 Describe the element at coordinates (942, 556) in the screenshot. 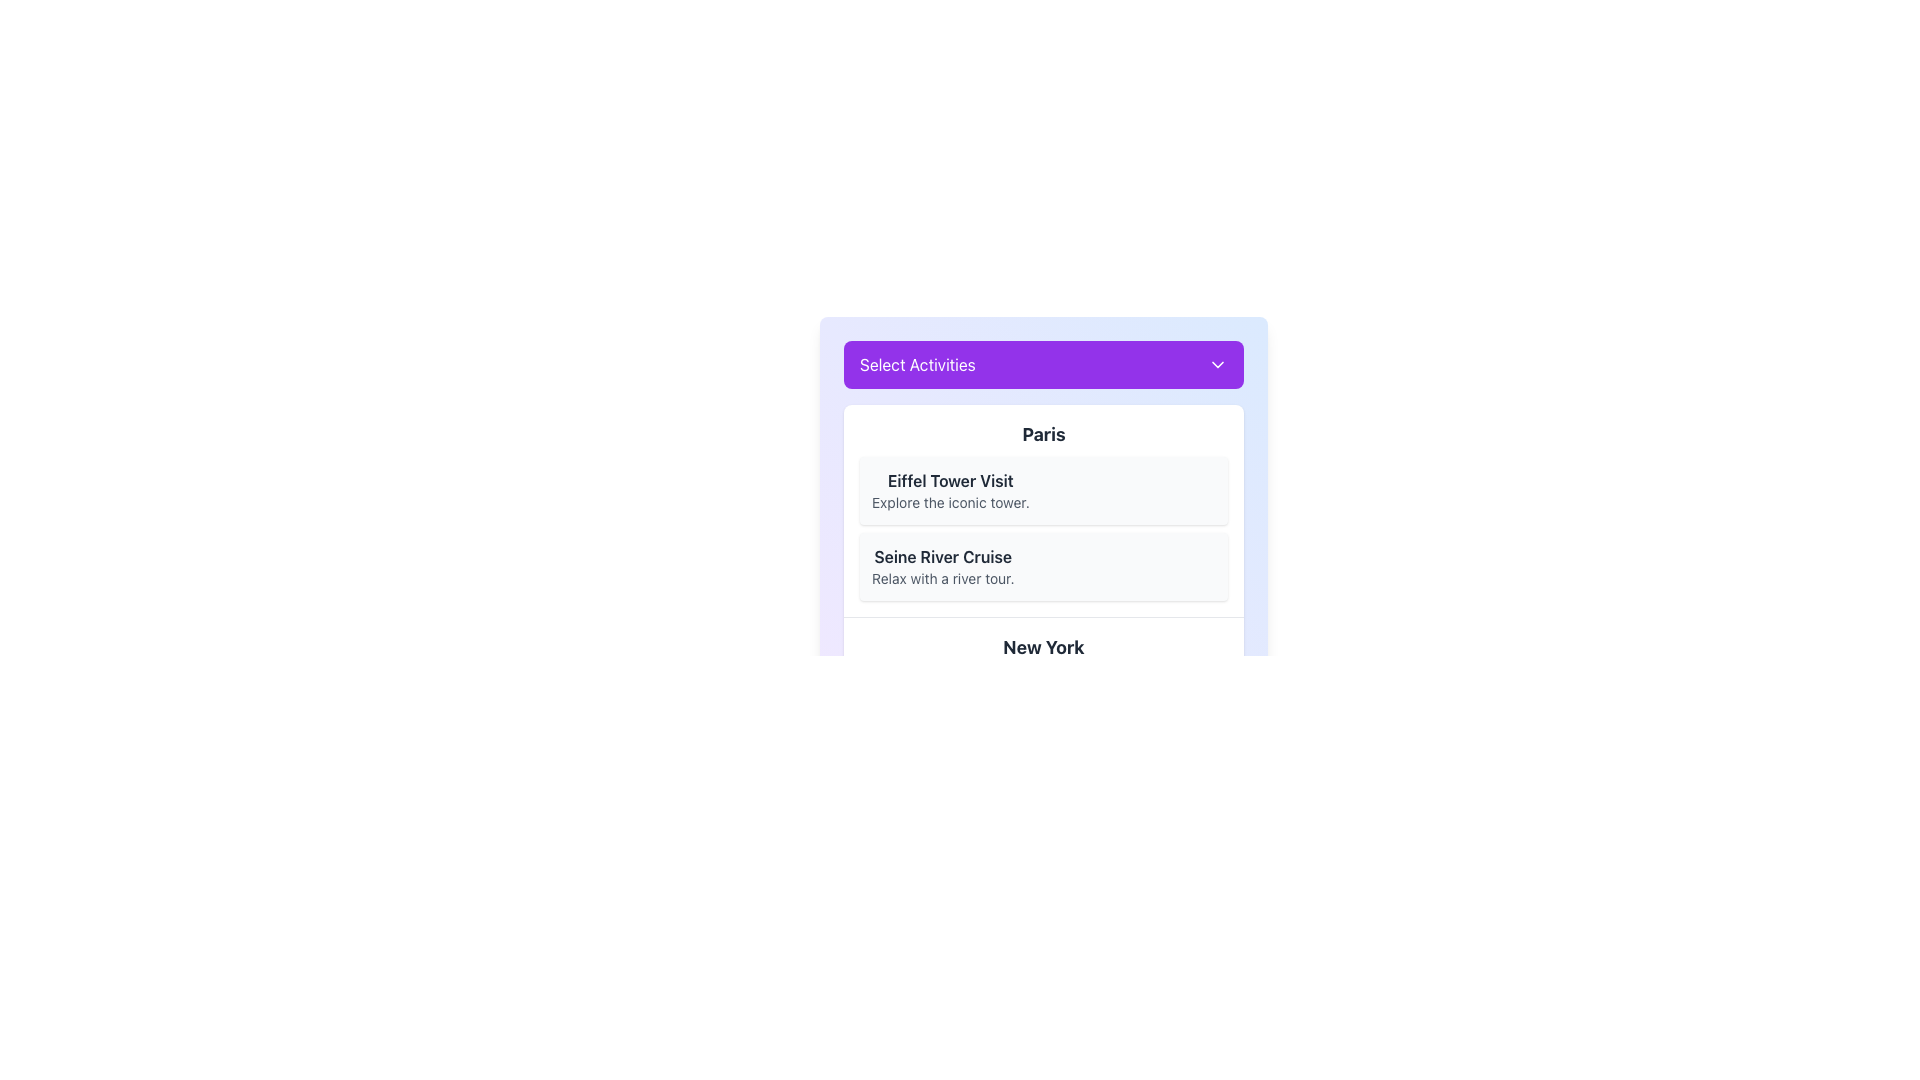

I see `the text label reading 'Seine River Cruise', which is styled in bold dark gray and is located in the 'Paris' section of activities, positioned between 'Eiffel Tower Visit' and 'Relax with a river tour.'` at that location.